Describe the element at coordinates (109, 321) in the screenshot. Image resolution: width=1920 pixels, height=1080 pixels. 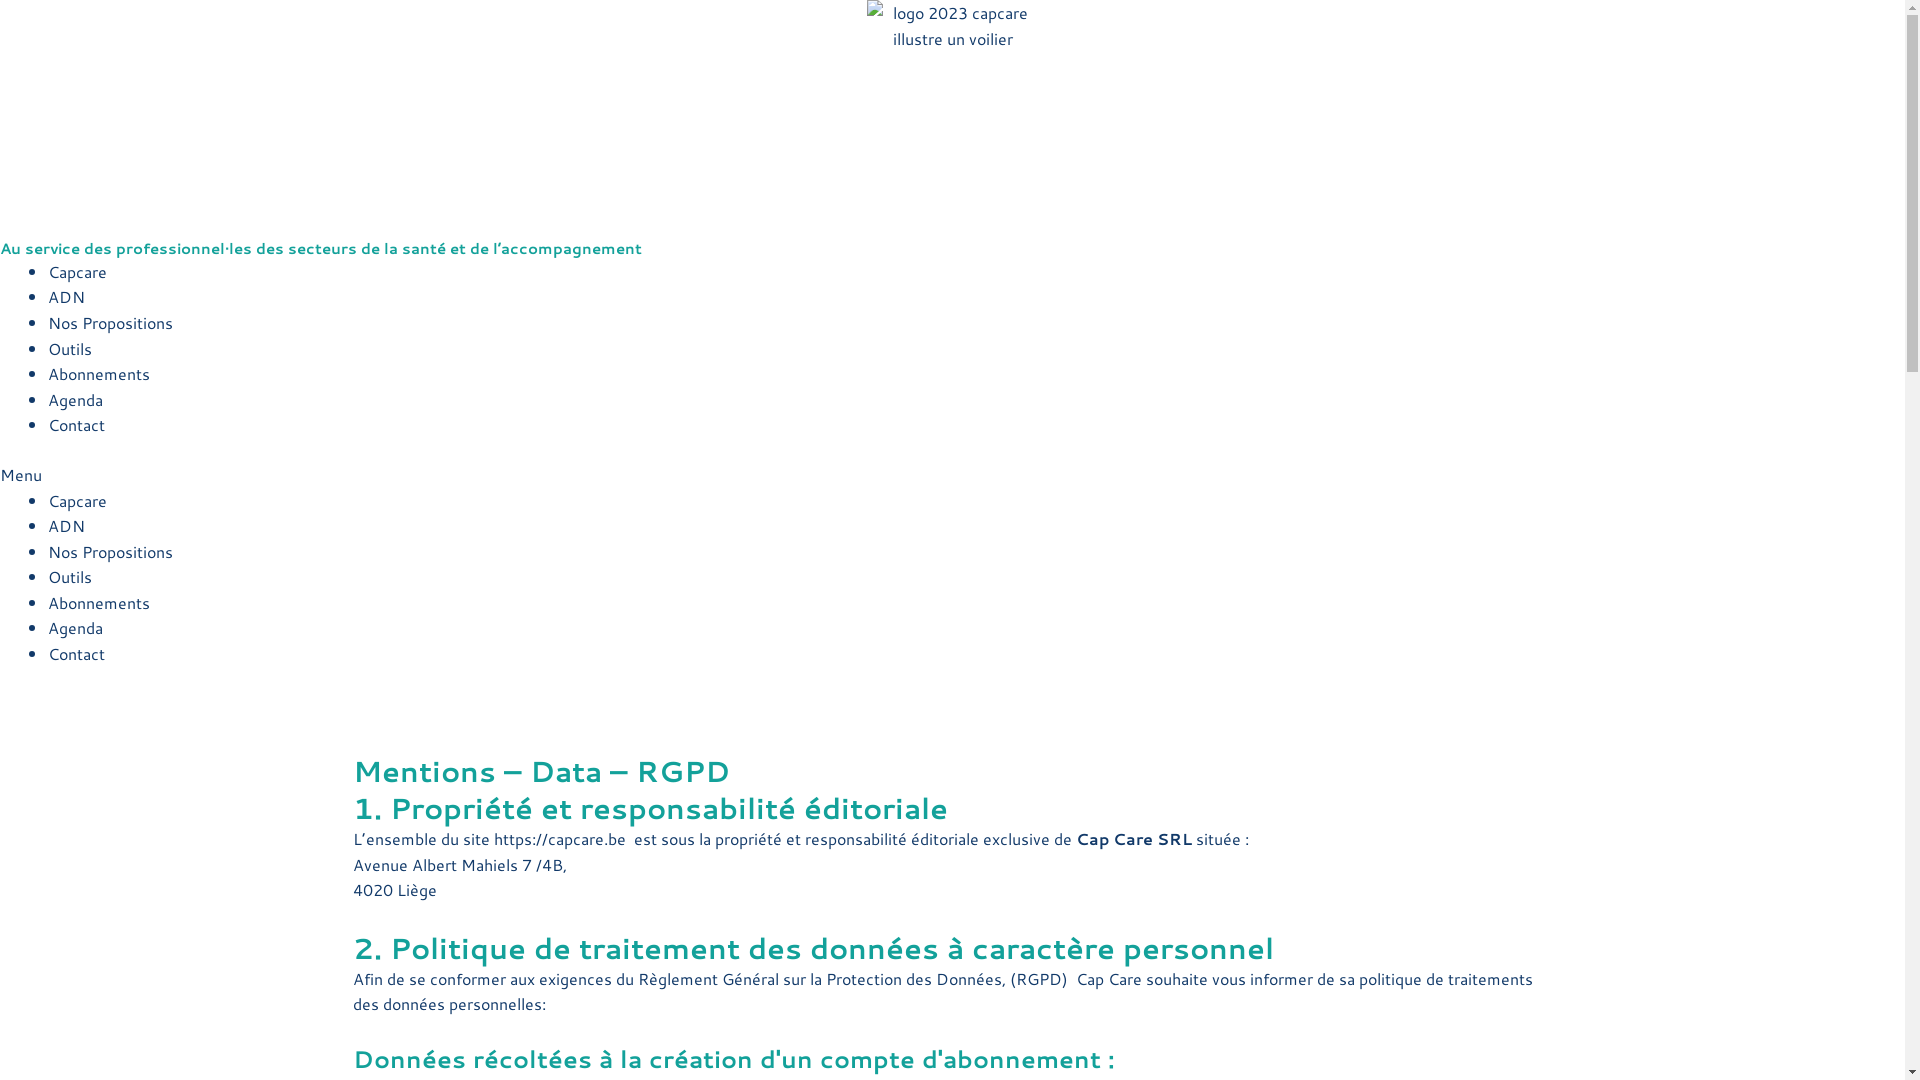
I see `'Nos Propositions'` at that location.